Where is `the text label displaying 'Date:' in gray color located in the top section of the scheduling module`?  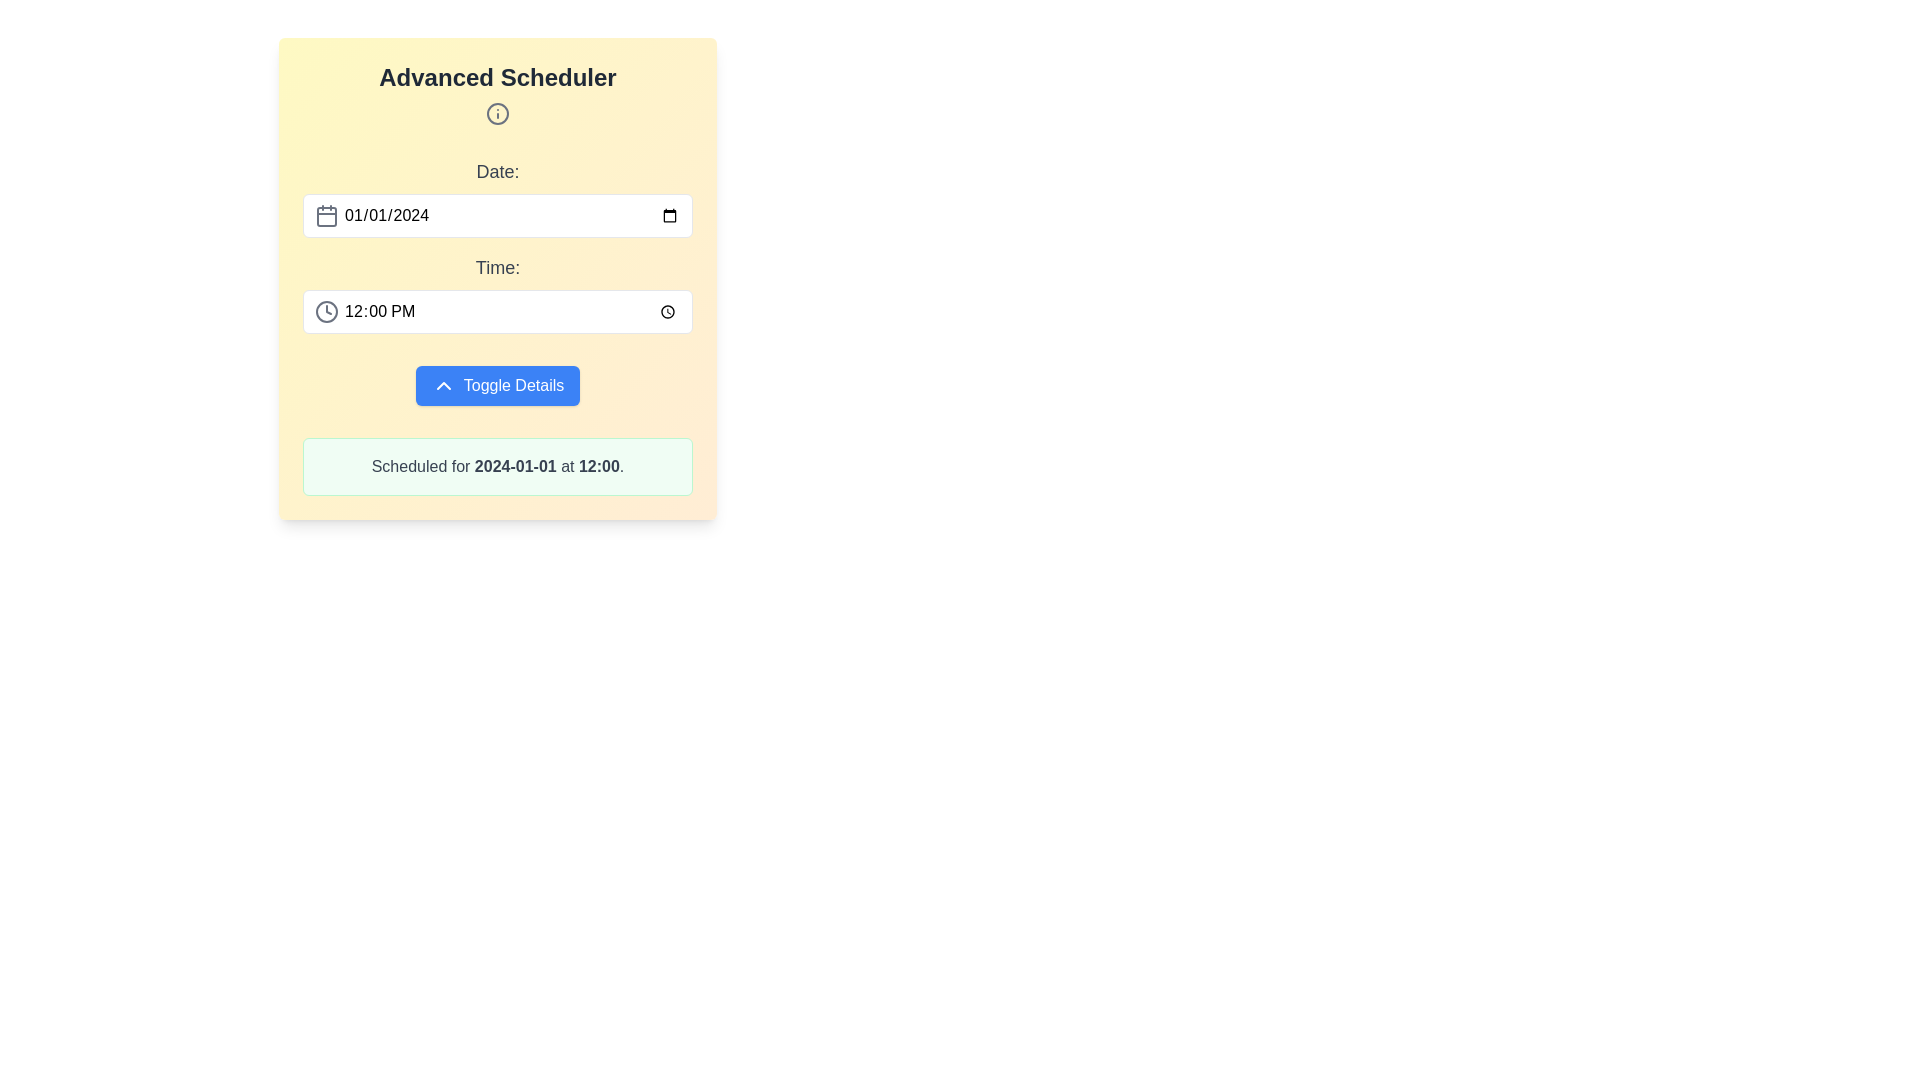 the text label displaying 'Date:' in gray color located in the top section of the scheduling module is located at coordinates (498, 171).